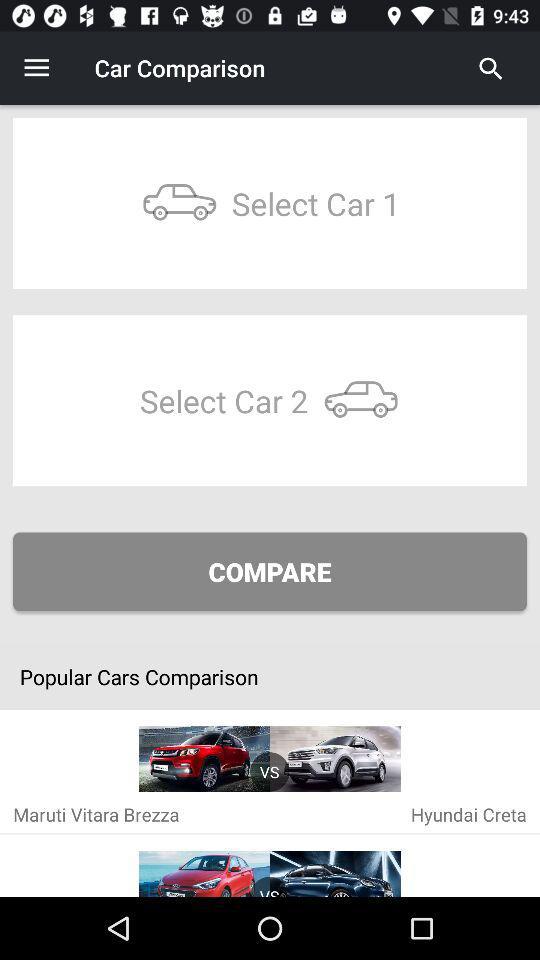  What do you see at coordinates (490, 68) in the screenshot?
I see `search for car` at bounding box center [490, 68].